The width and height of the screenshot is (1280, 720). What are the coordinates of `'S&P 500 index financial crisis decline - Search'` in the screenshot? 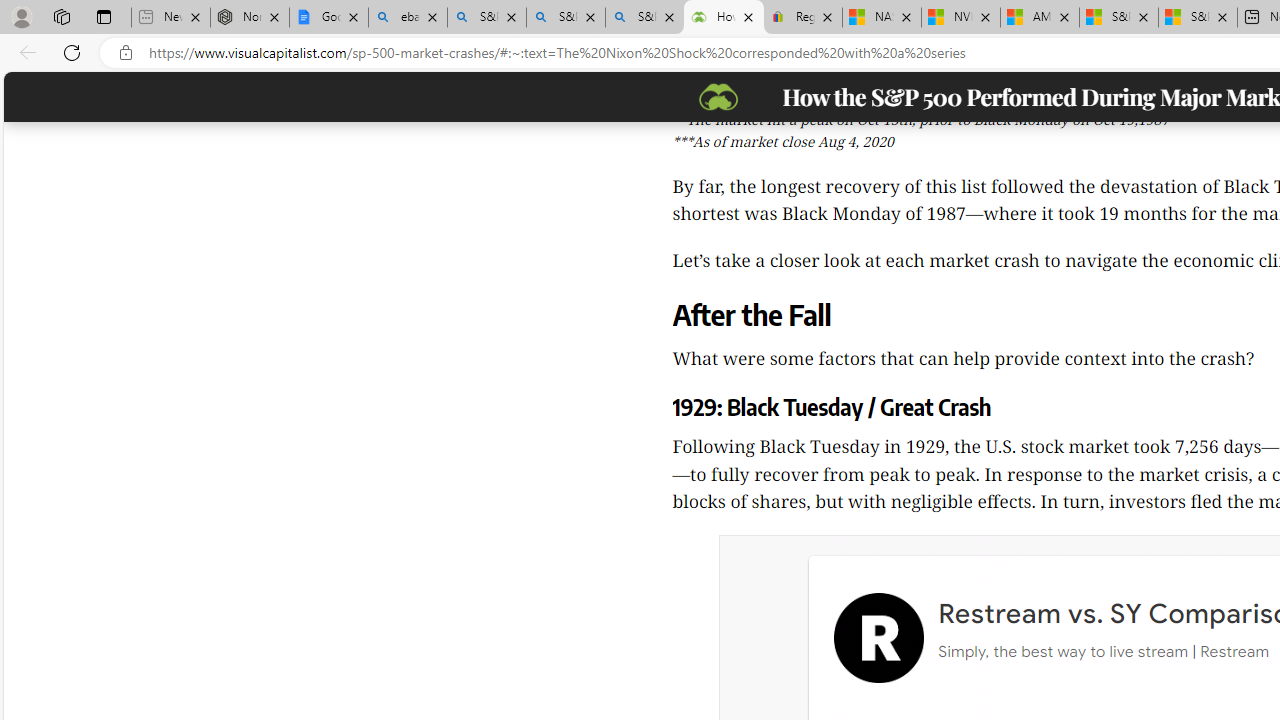 It's located at (644, 17).